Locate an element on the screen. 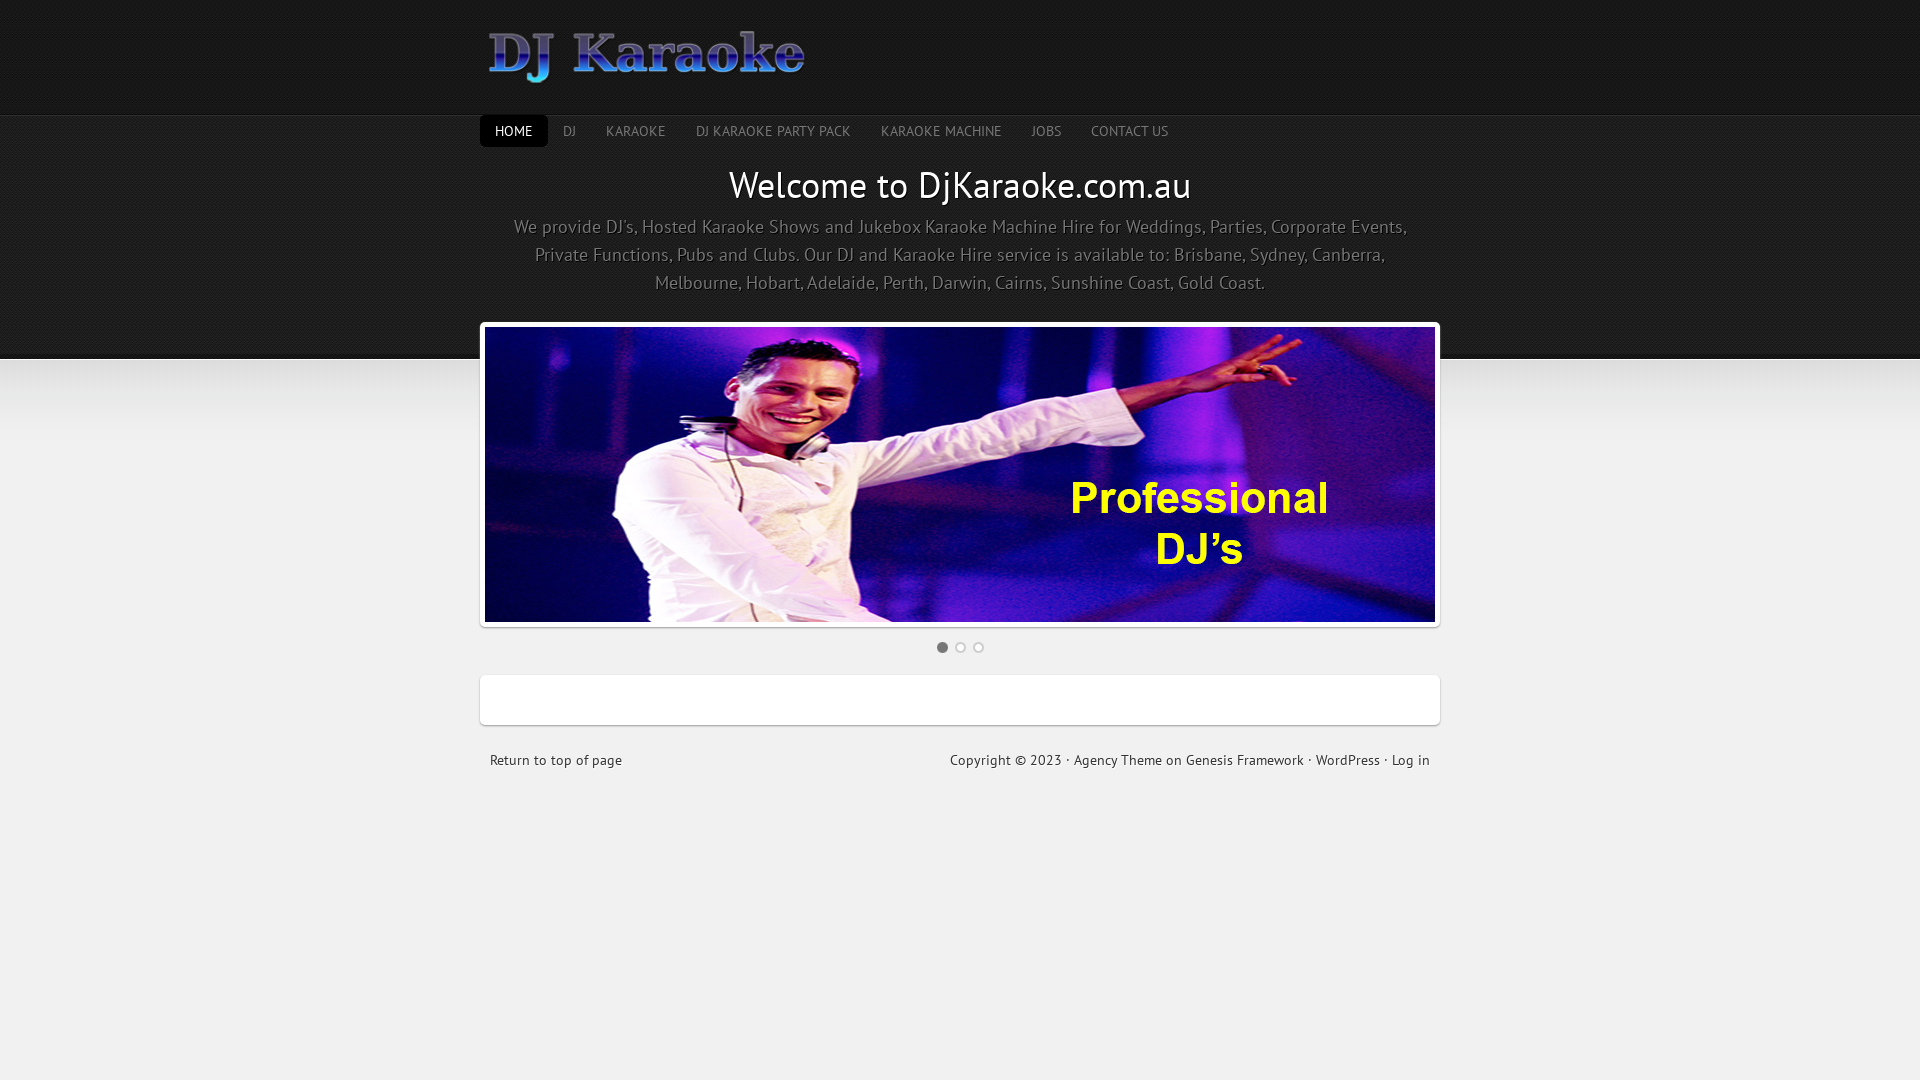  'WordPress' is located at coordinates (1348, 759).